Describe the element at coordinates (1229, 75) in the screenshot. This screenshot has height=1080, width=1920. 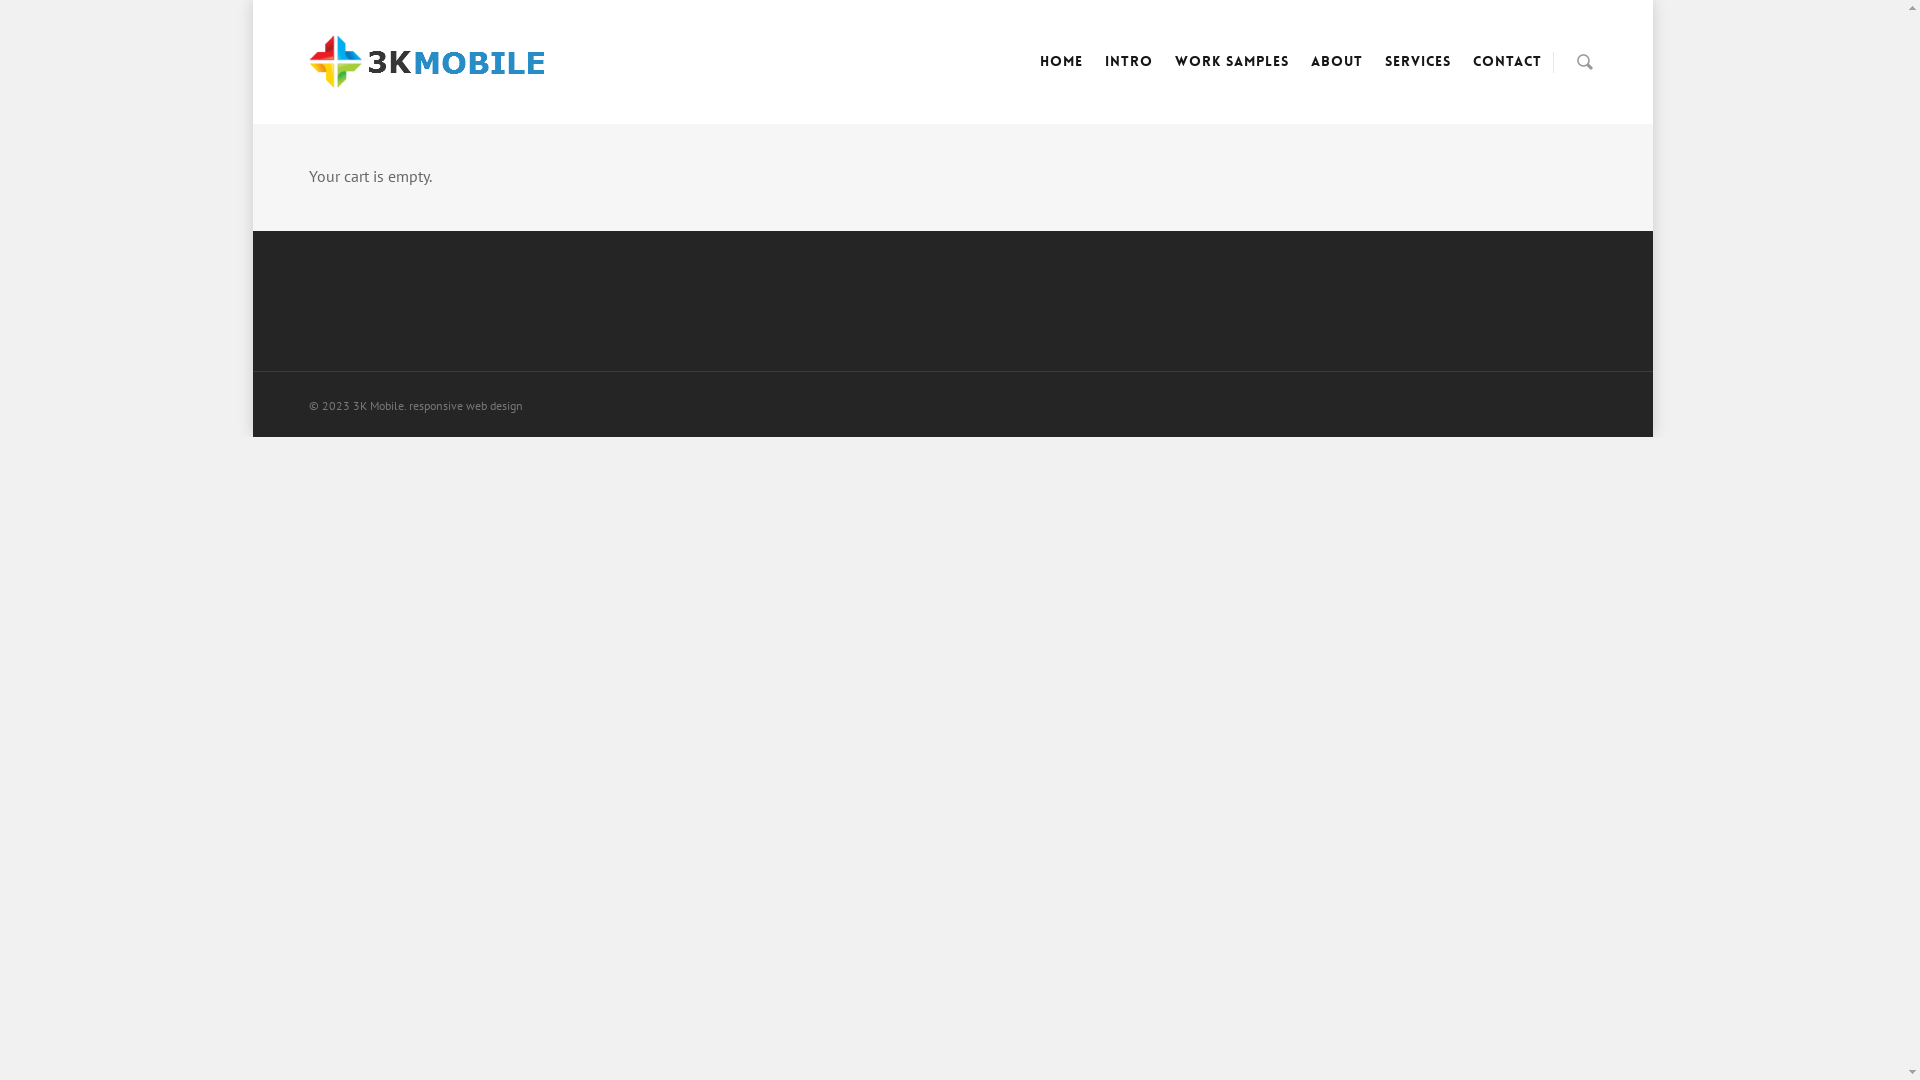
I see `'Work Samples'` at that location.